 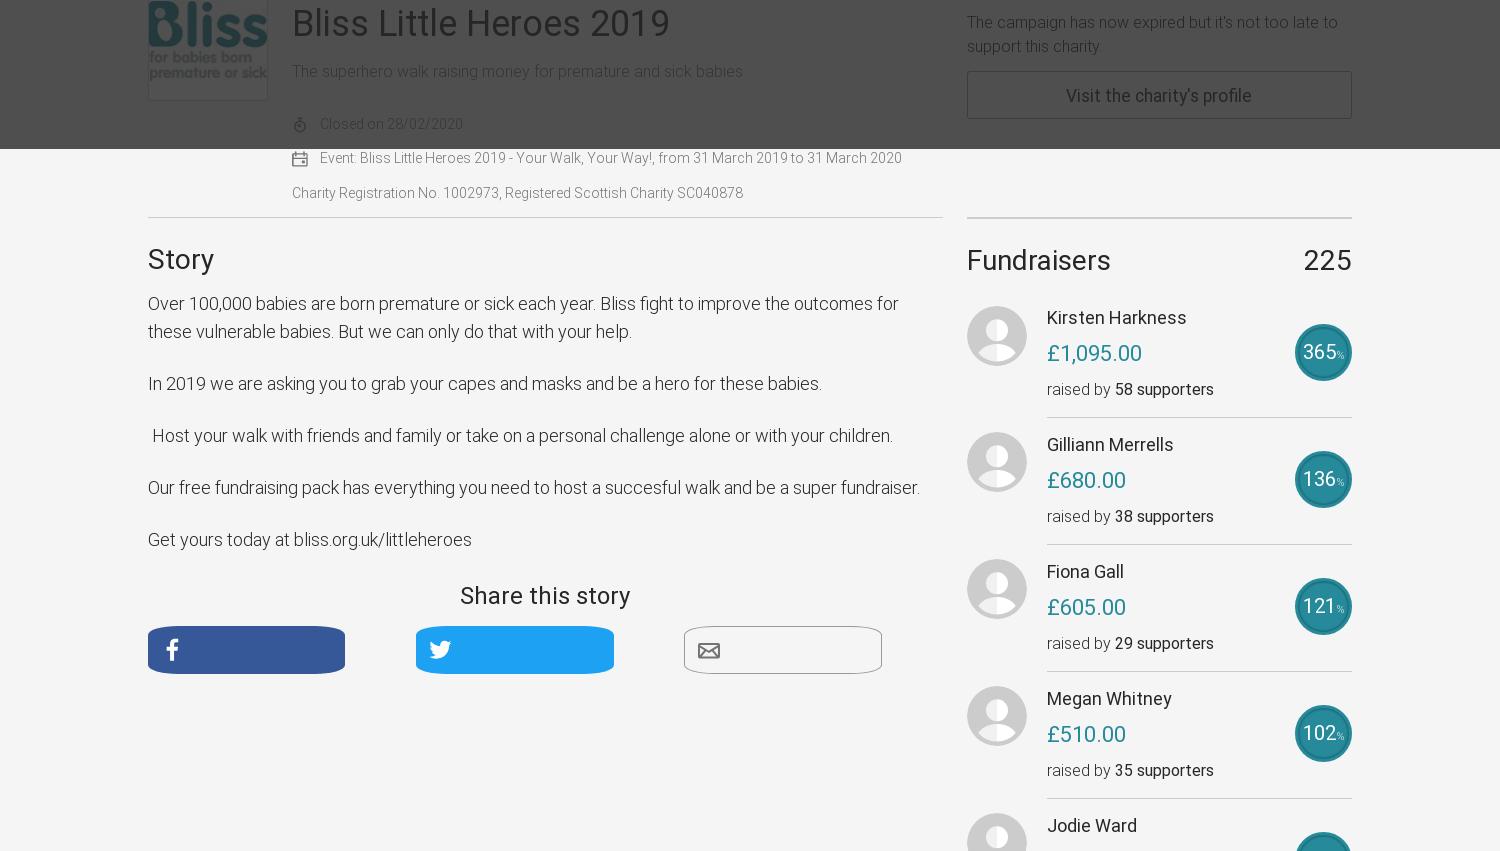 I want to click on 'In 2019 we are asking you to grab your capes and masks and be a hero for these babies.', so click(x=483, y=383).